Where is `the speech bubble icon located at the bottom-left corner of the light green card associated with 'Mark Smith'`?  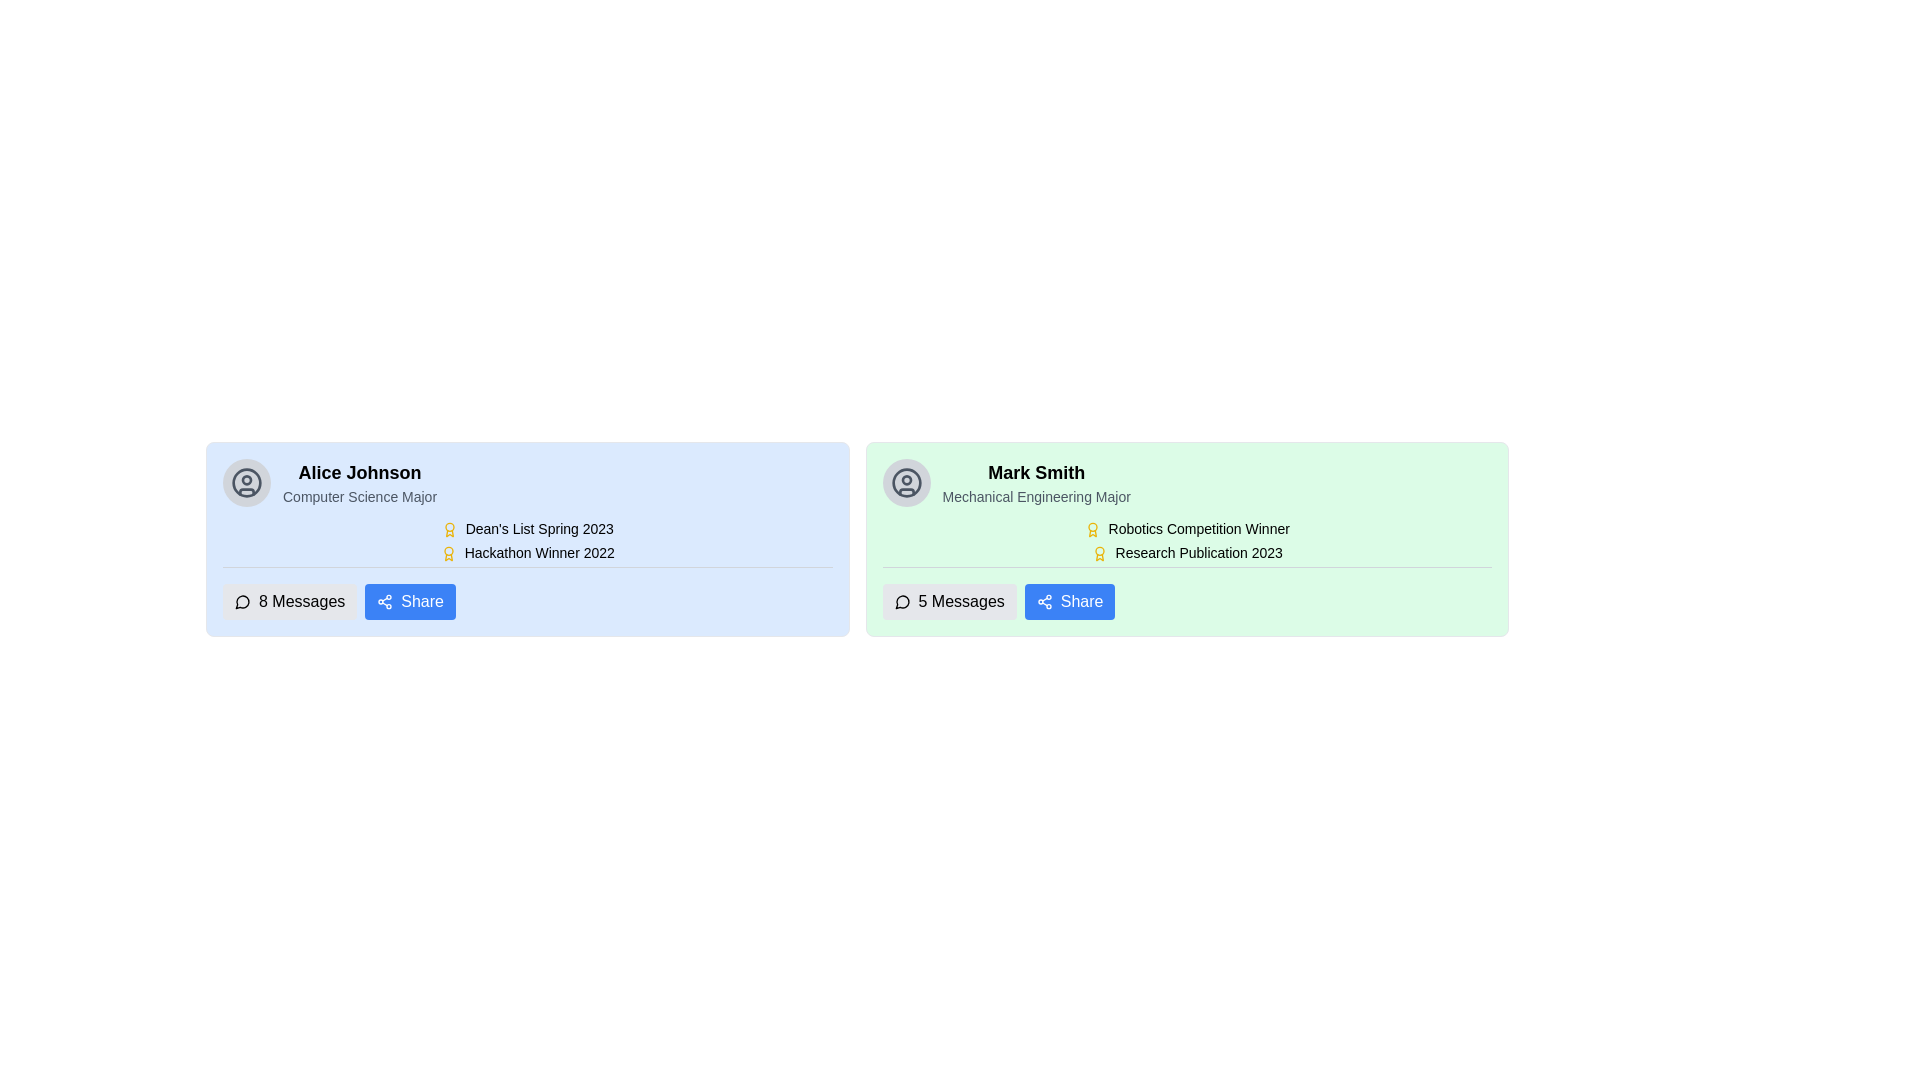
the speech bubble icon located at the bottom-left corner of the light green card associated with 'Mark Smith' is located at coordinates (901, 601).